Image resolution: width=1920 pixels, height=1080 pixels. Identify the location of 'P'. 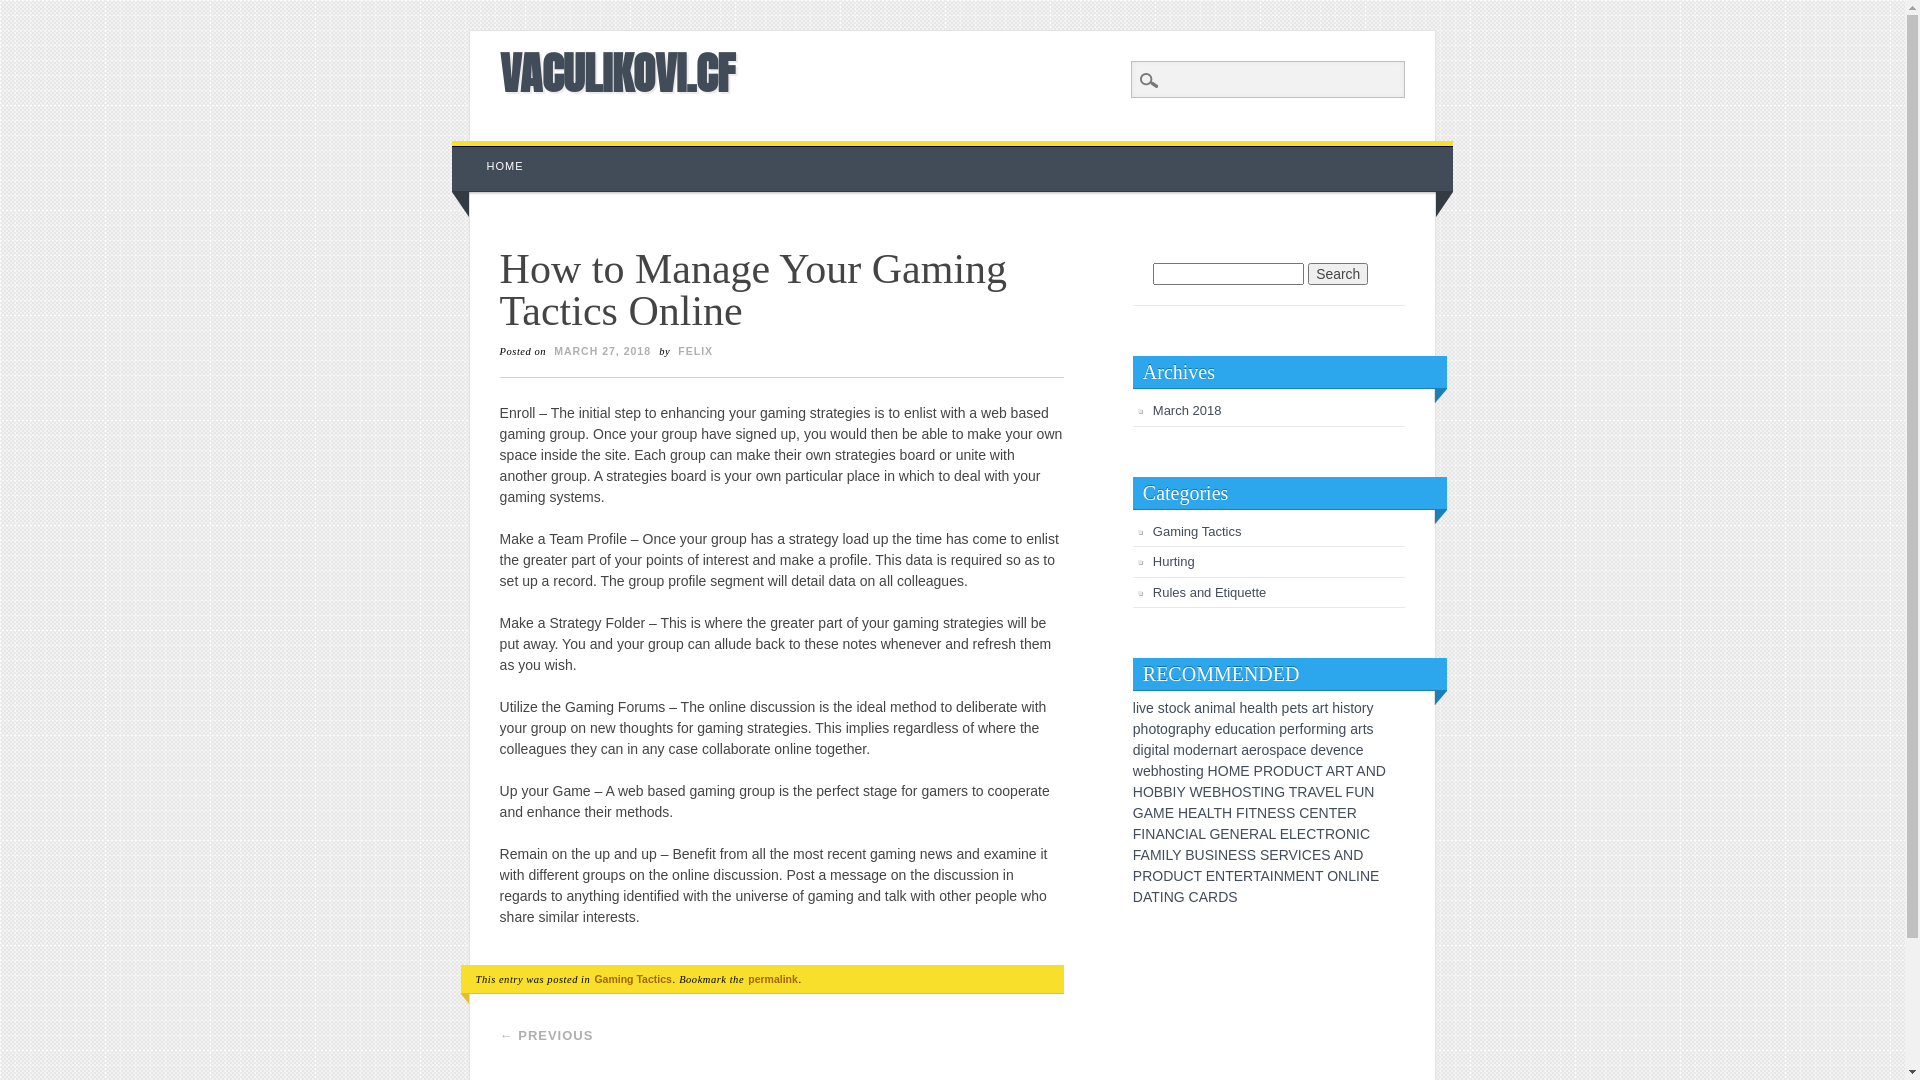
(1257, 770).